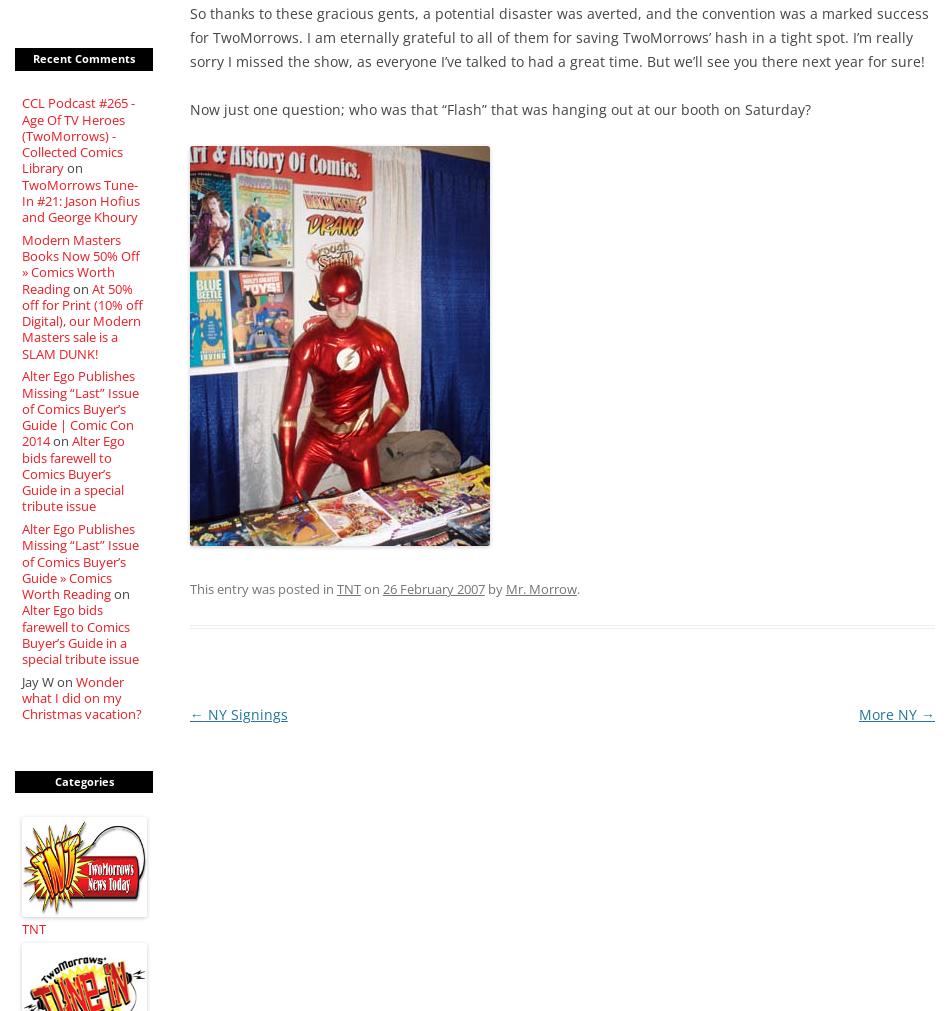  I want to click on 'Categories', so click(83, 779).